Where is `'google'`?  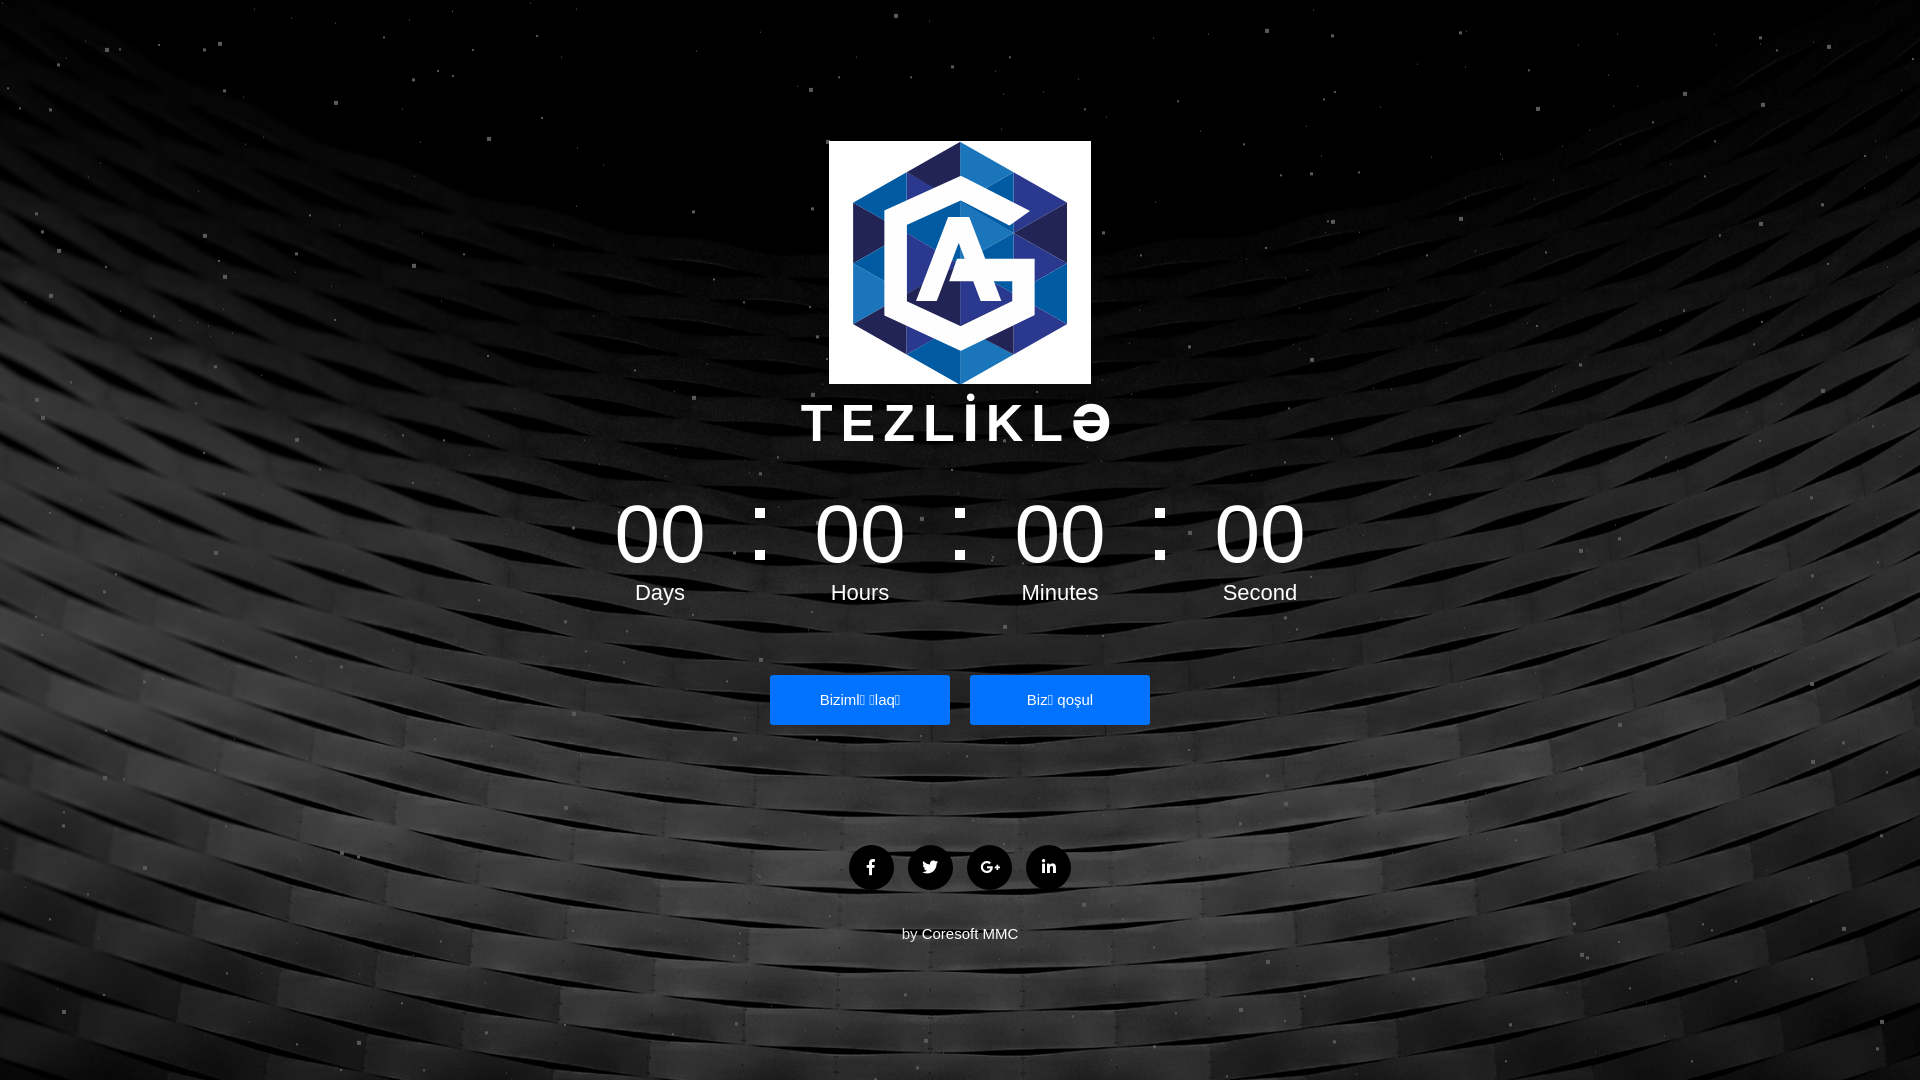 'google' is located at coordinates (989, 866).